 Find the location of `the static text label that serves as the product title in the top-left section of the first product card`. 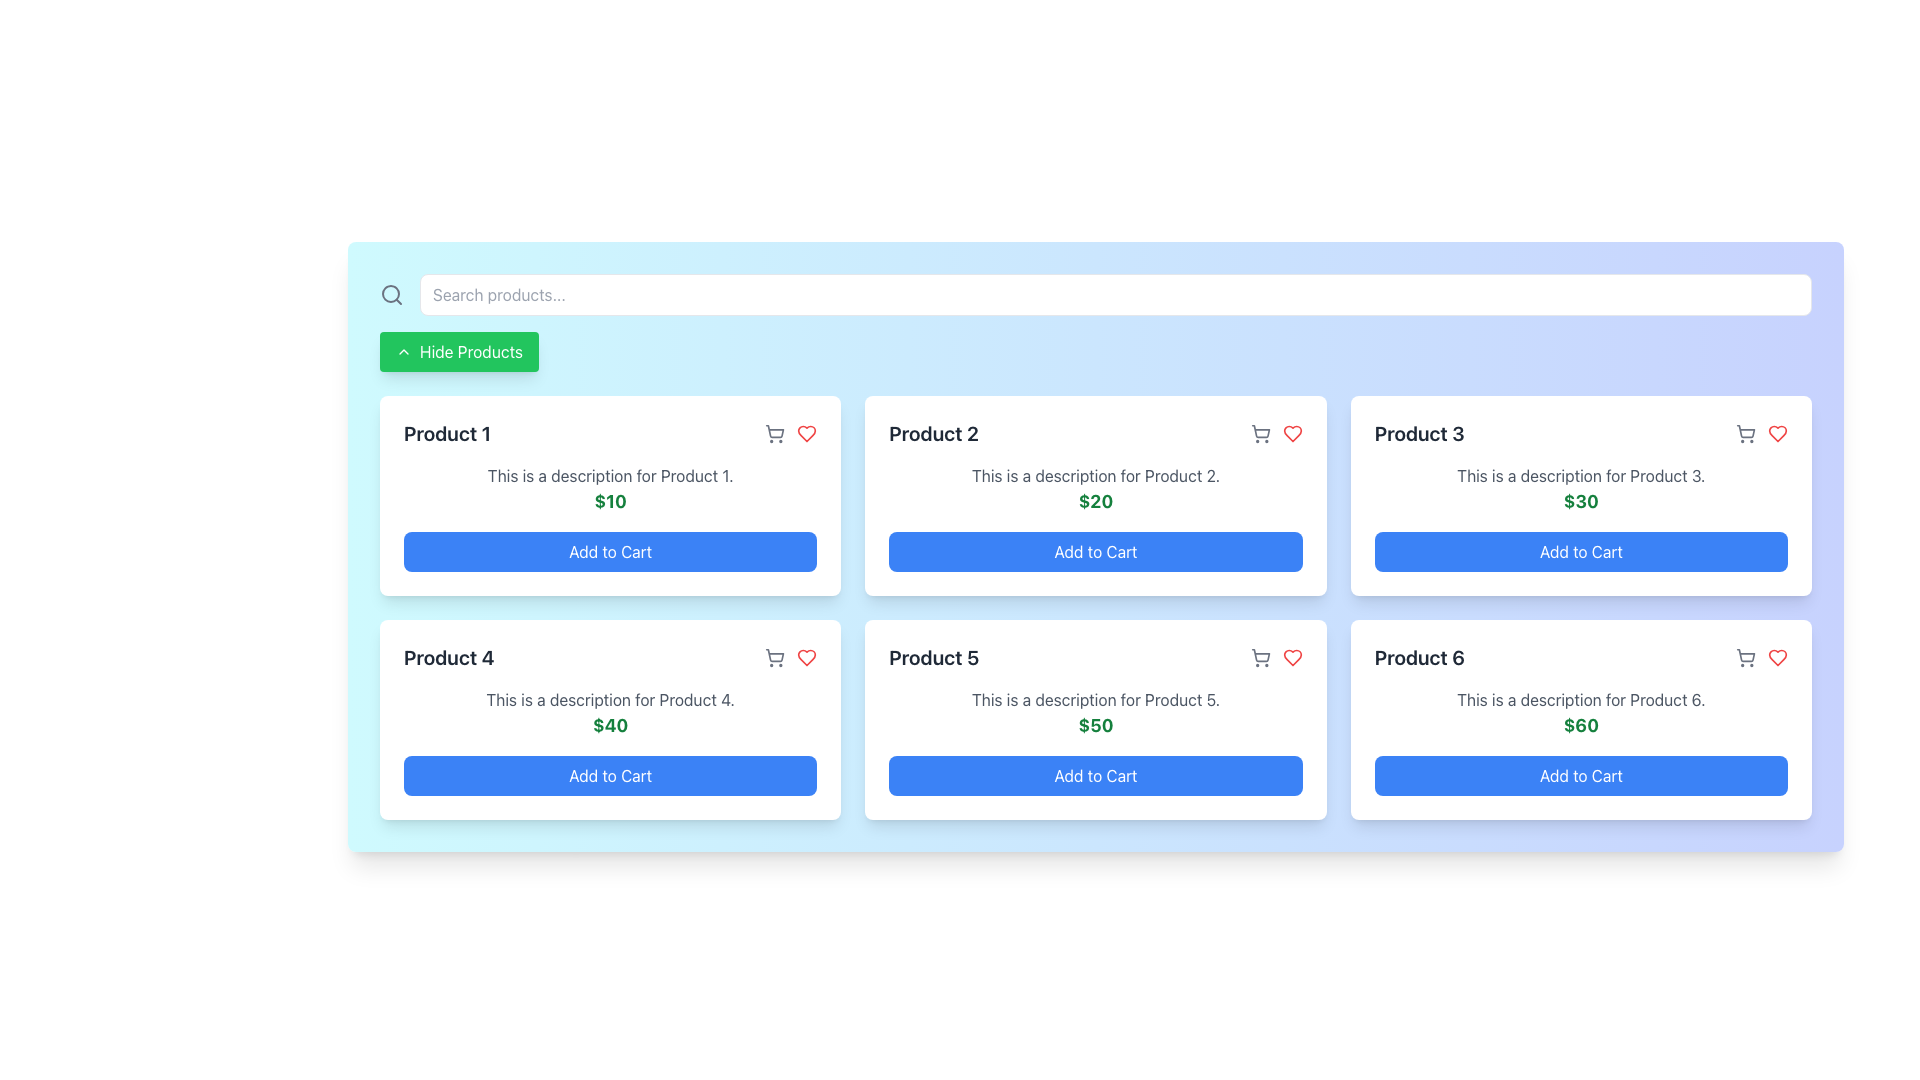

the static text label that serves as the product title in the top-left section of the first product card is located at coordinates (446, 433).